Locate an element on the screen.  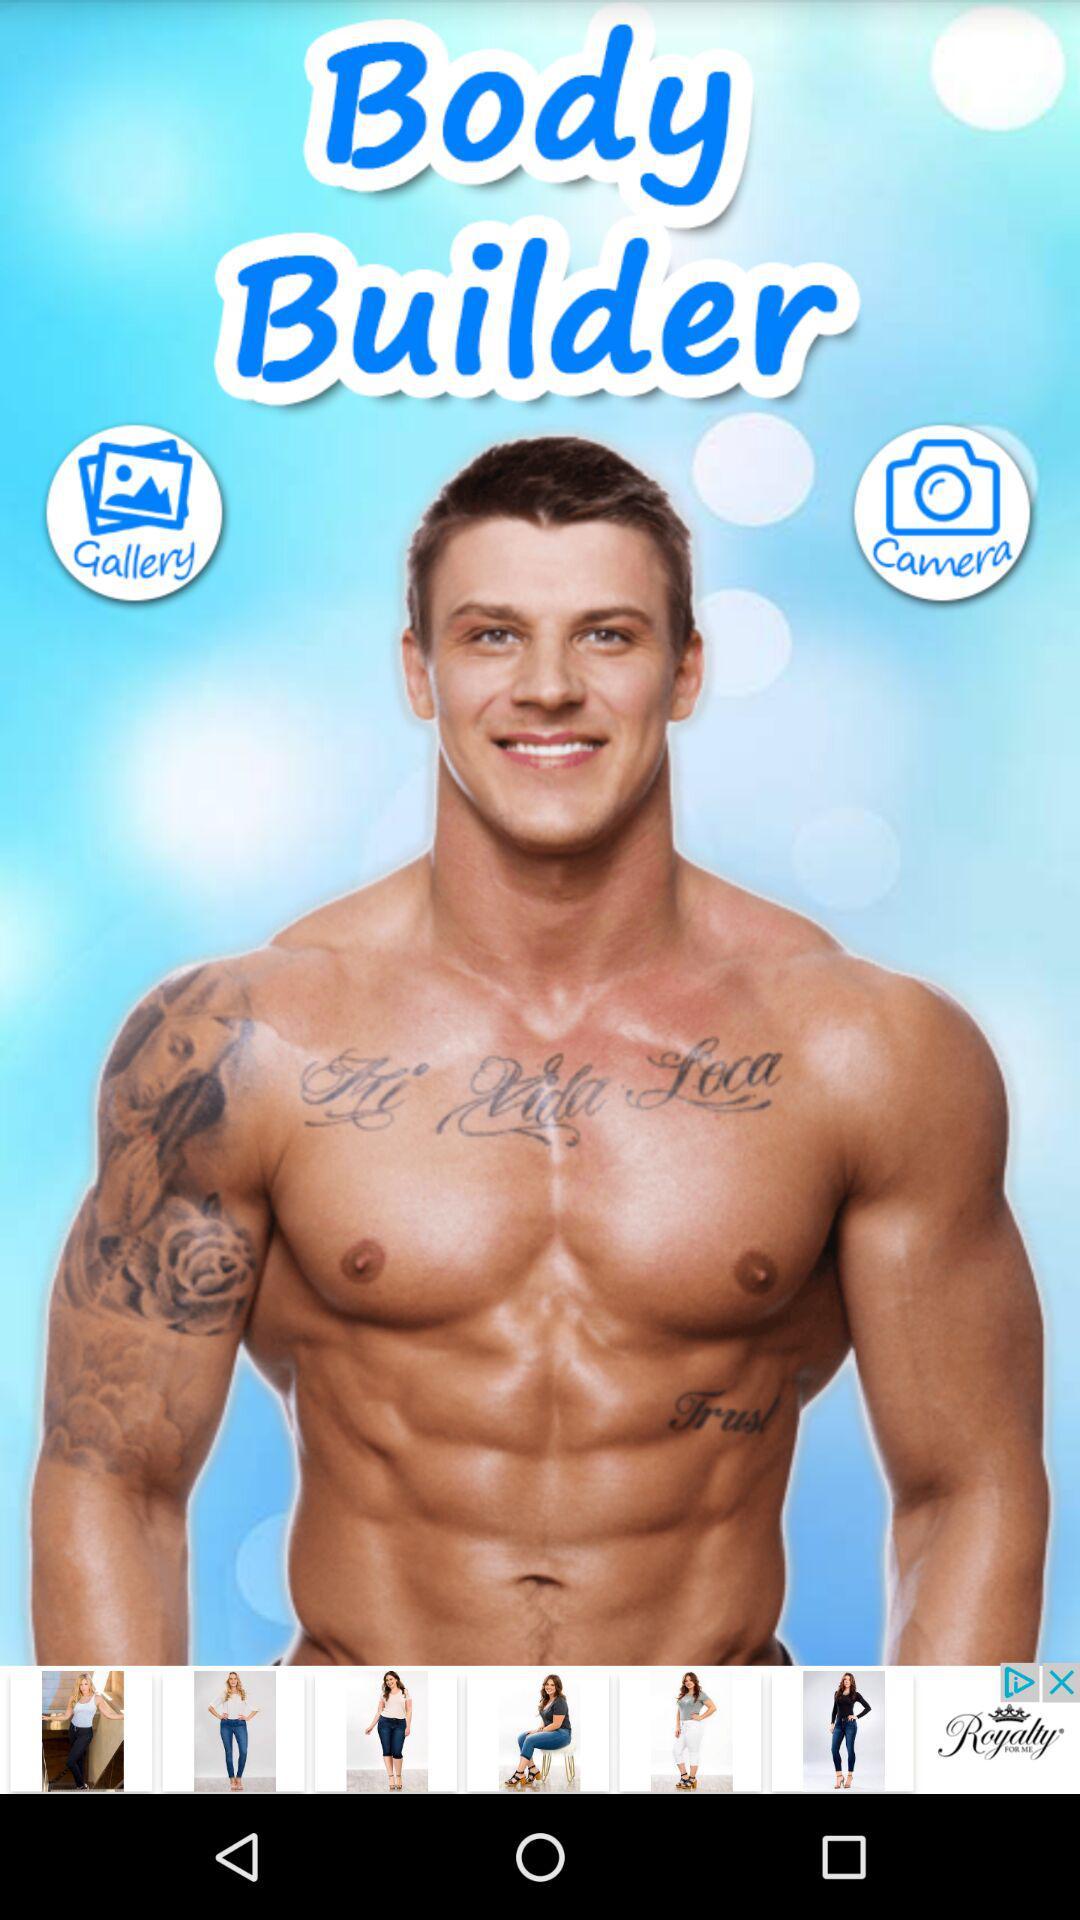
take a photo is located at coordinates (962, 516).